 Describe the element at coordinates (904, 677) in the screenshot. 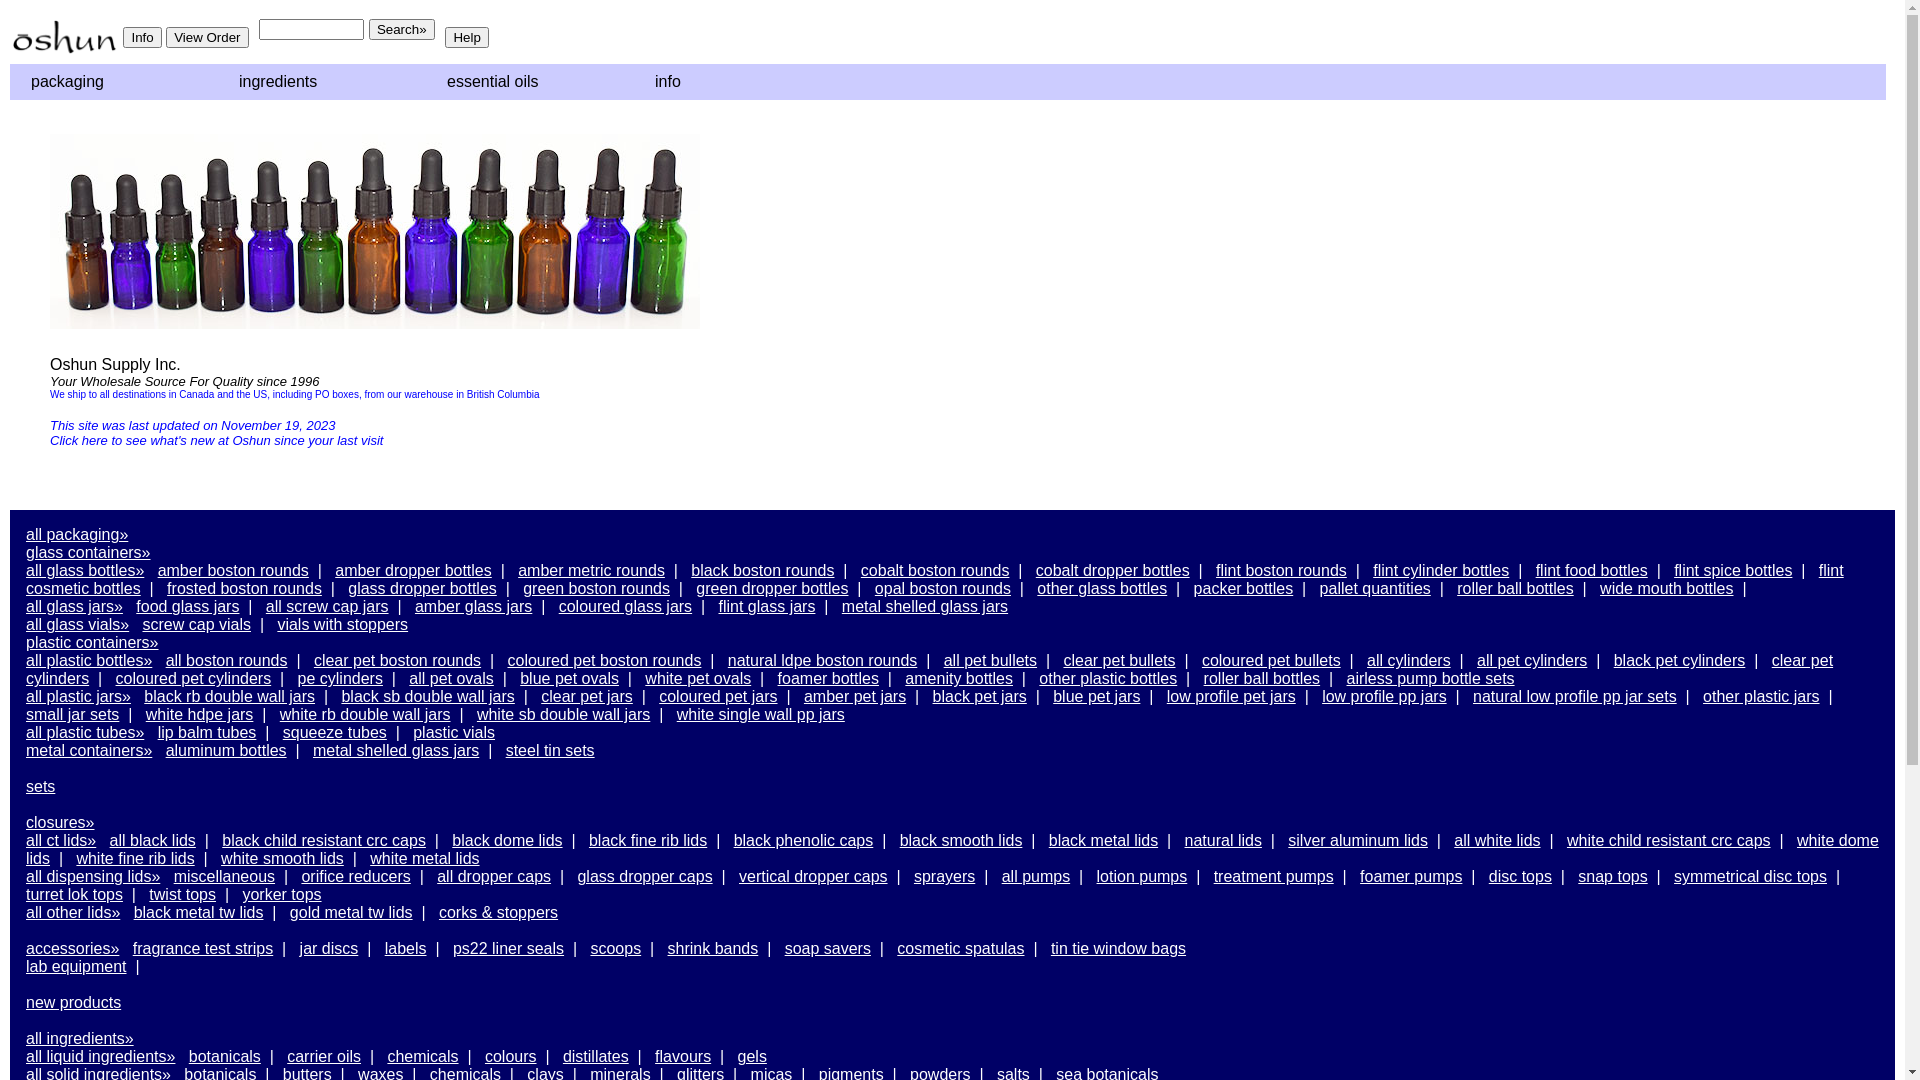

I see `'amenity bottles'` at that location.